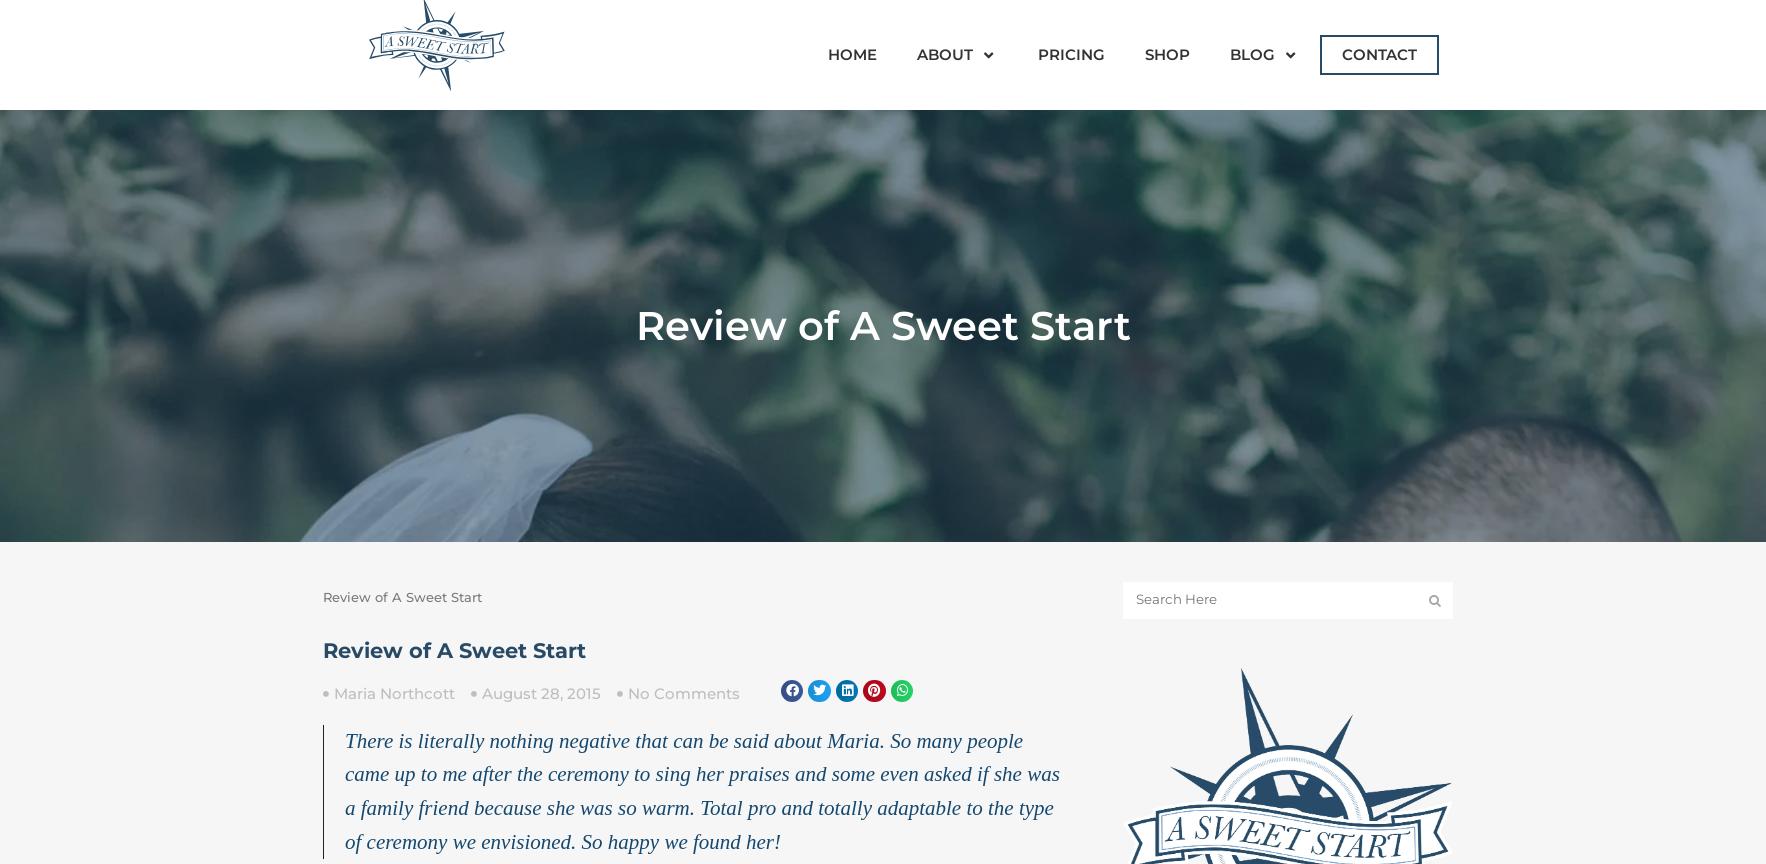 The image size is (1766, 864). I want to click on 'Planning Tips', so click(1289, 227).